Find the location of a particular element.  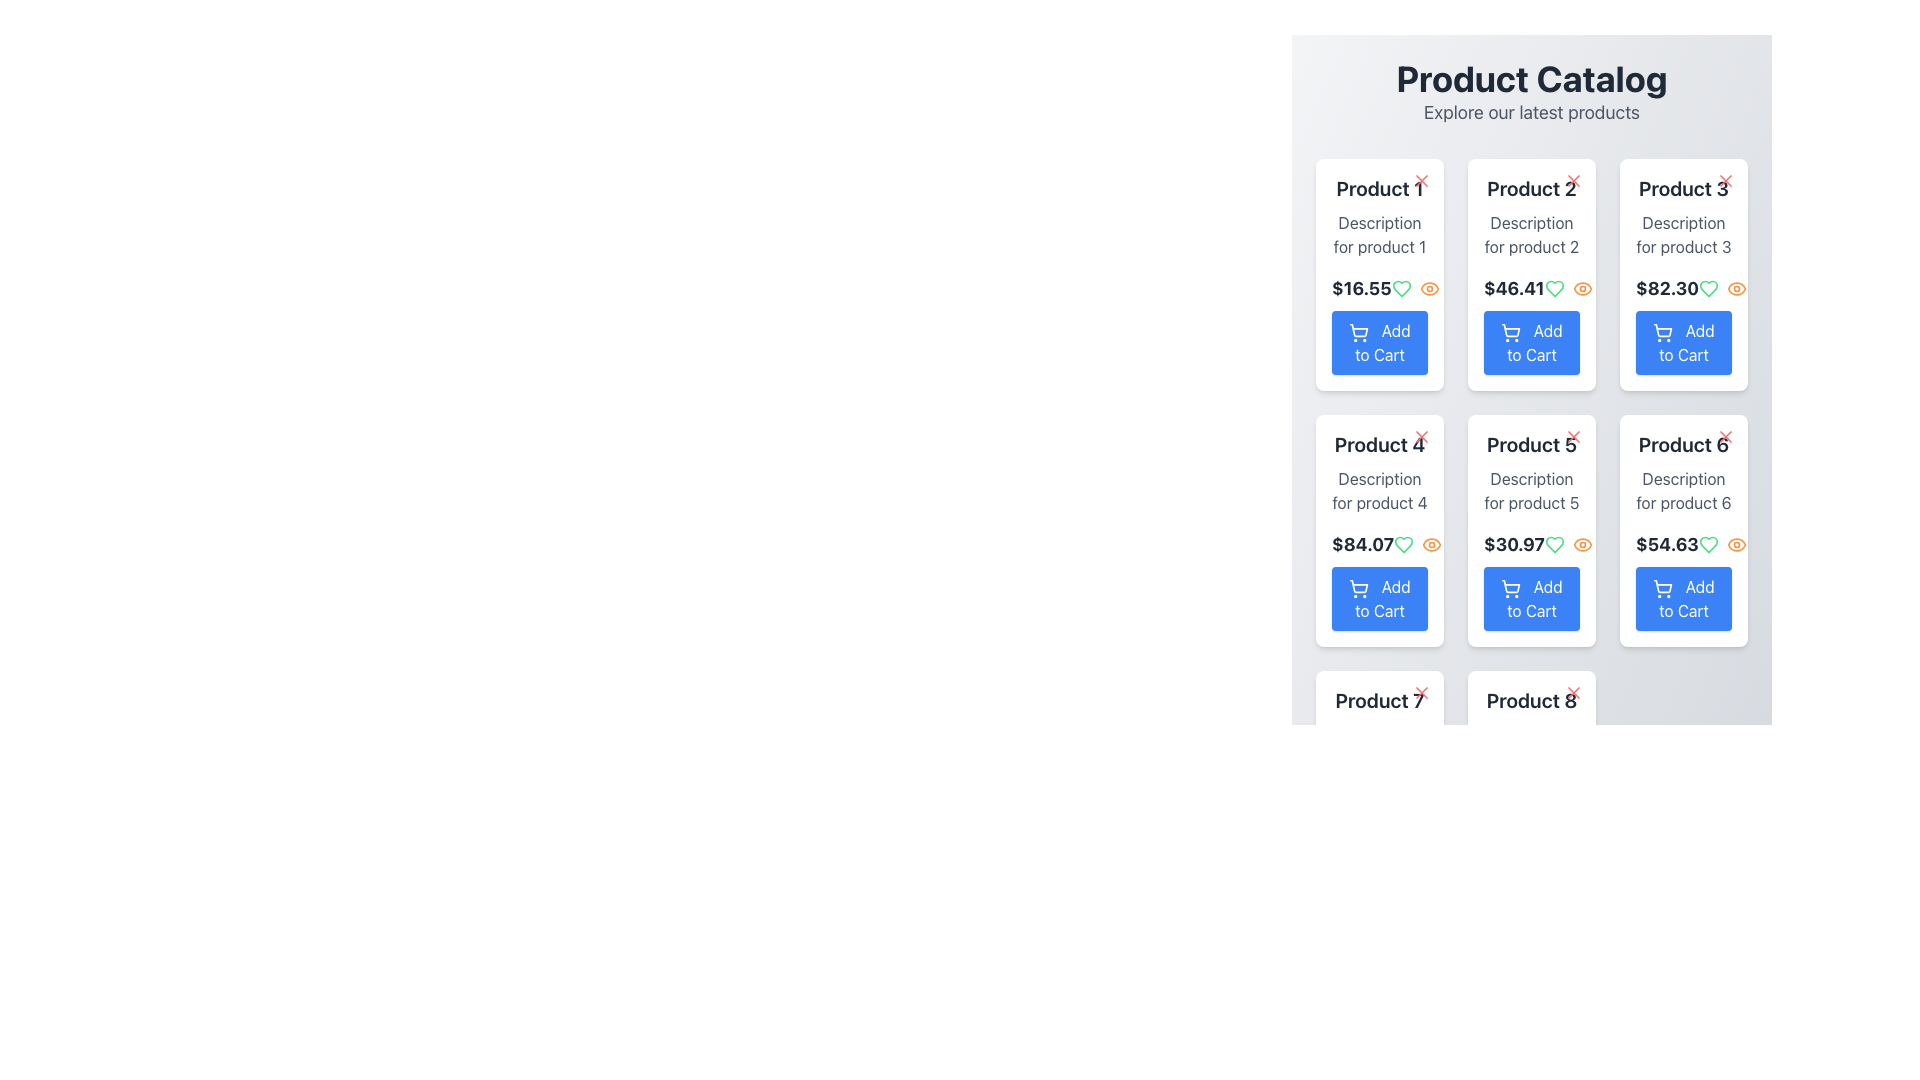

the simplified shopping cart icon located within the third product card of the grid layout is located at coordinates (1663, 329).